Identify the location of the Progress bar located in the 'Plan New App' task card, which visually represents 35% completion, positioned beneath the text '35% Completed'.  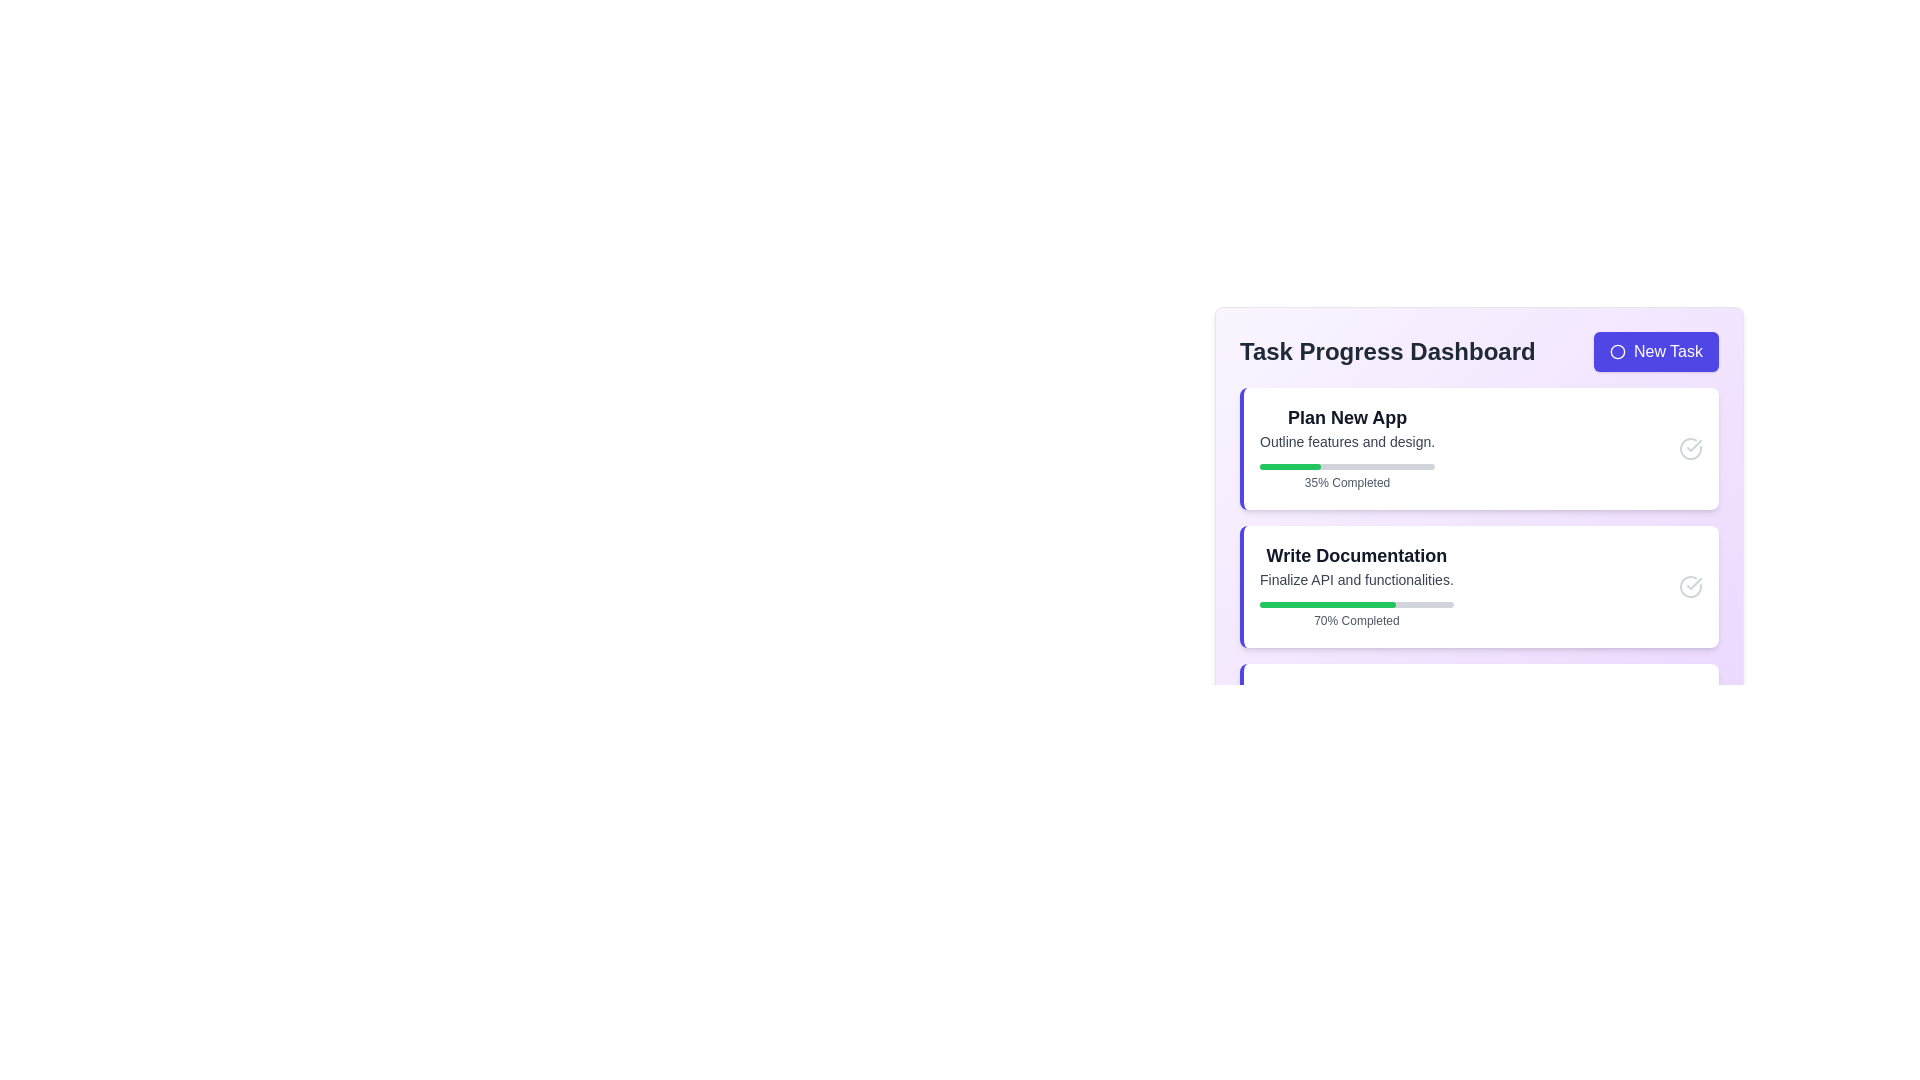
(1347, 466).